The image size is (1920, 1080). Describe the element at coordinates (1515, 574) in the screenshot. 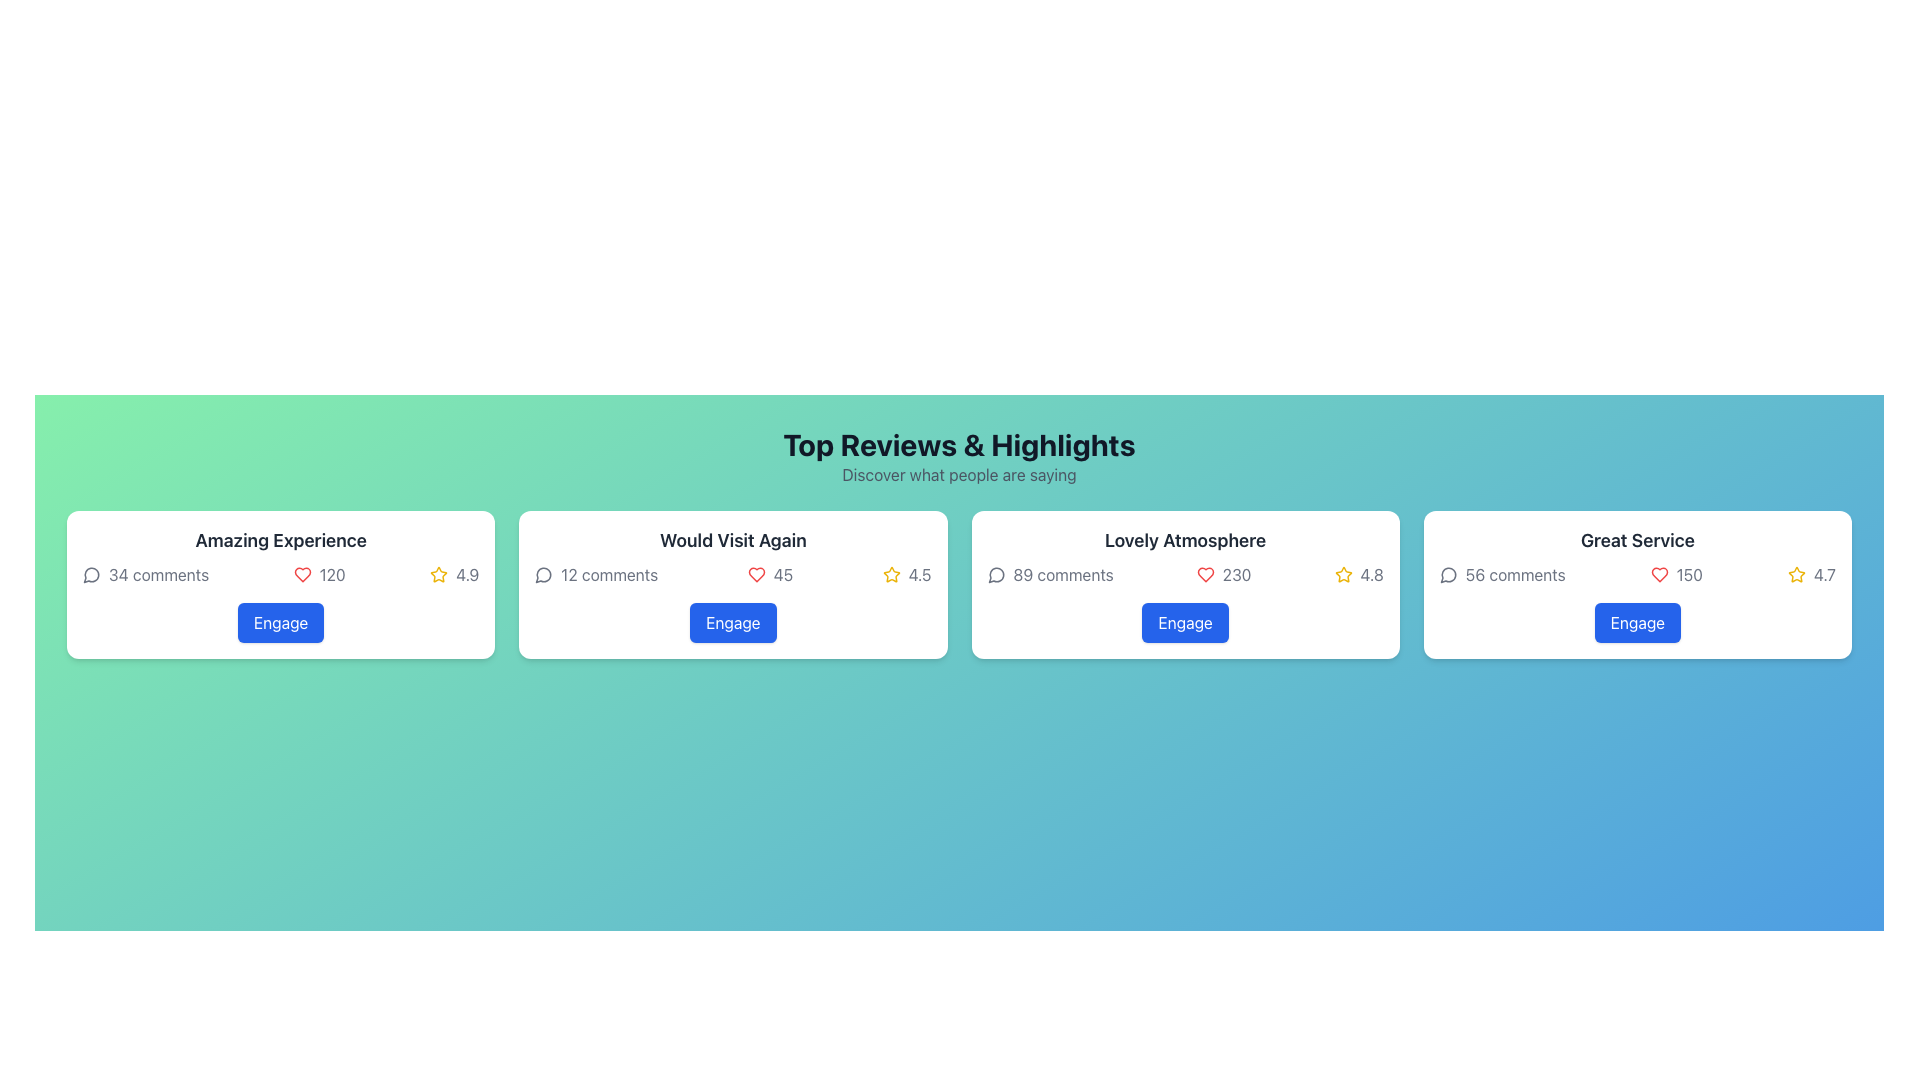

I see `the text label displaying '56 comments' located within the 'Great Service' card, positioned next to the comment icon` at that location.